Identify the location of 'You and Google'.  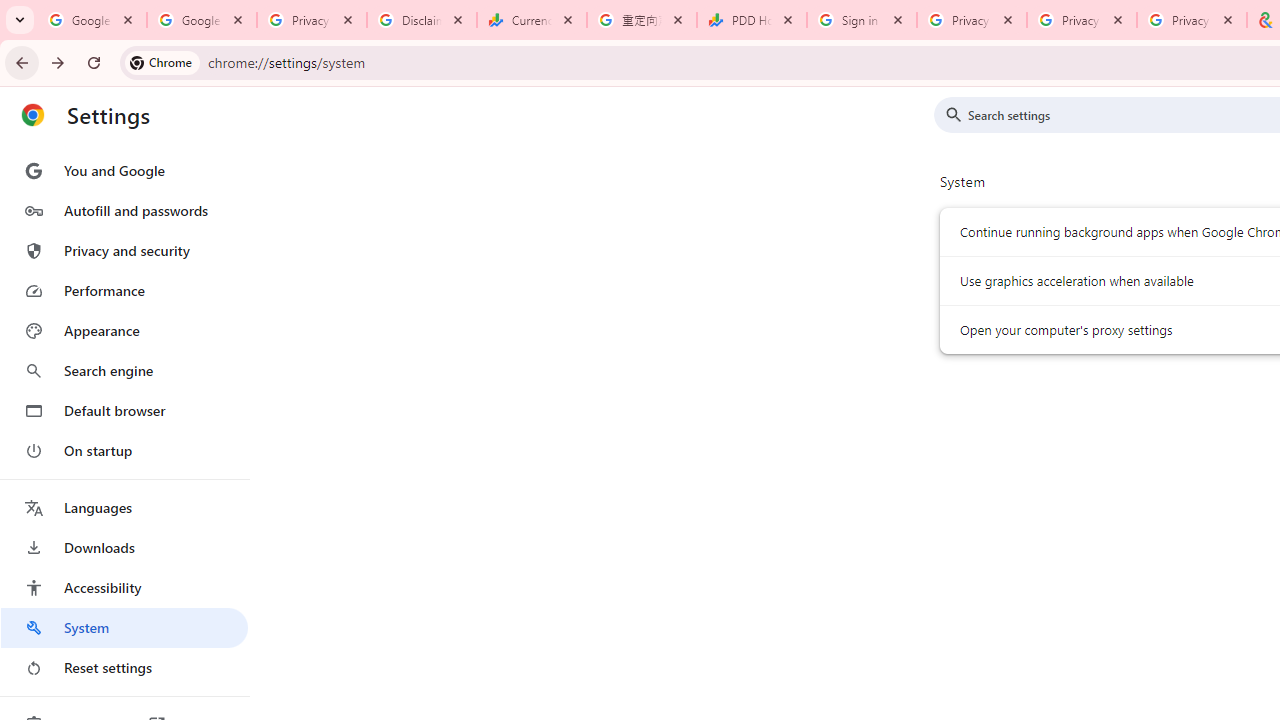
(123, 170).